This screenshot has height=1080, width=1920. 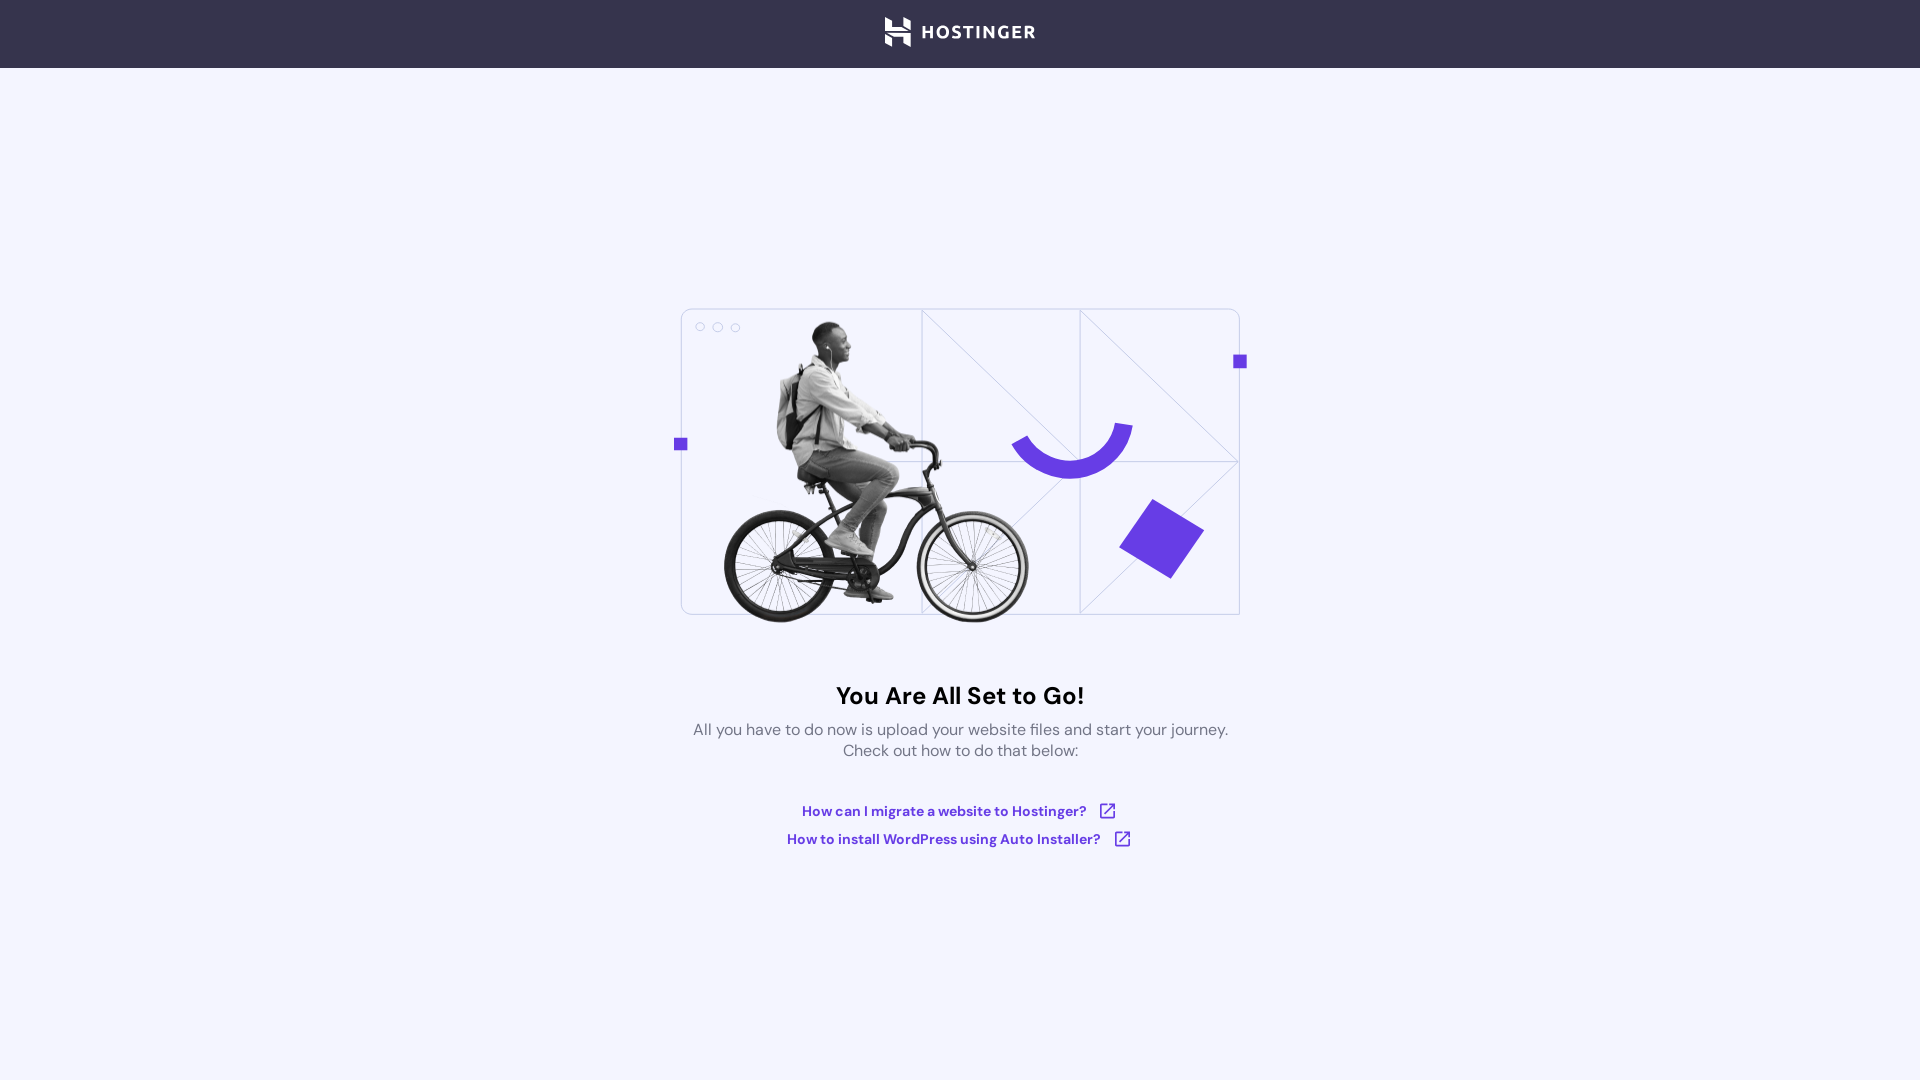 What do you see at coordinates (960, 839) in the screenshot?
I see `'How to install WordPress using Auto Installer?'` at bounding box center [960, 839].